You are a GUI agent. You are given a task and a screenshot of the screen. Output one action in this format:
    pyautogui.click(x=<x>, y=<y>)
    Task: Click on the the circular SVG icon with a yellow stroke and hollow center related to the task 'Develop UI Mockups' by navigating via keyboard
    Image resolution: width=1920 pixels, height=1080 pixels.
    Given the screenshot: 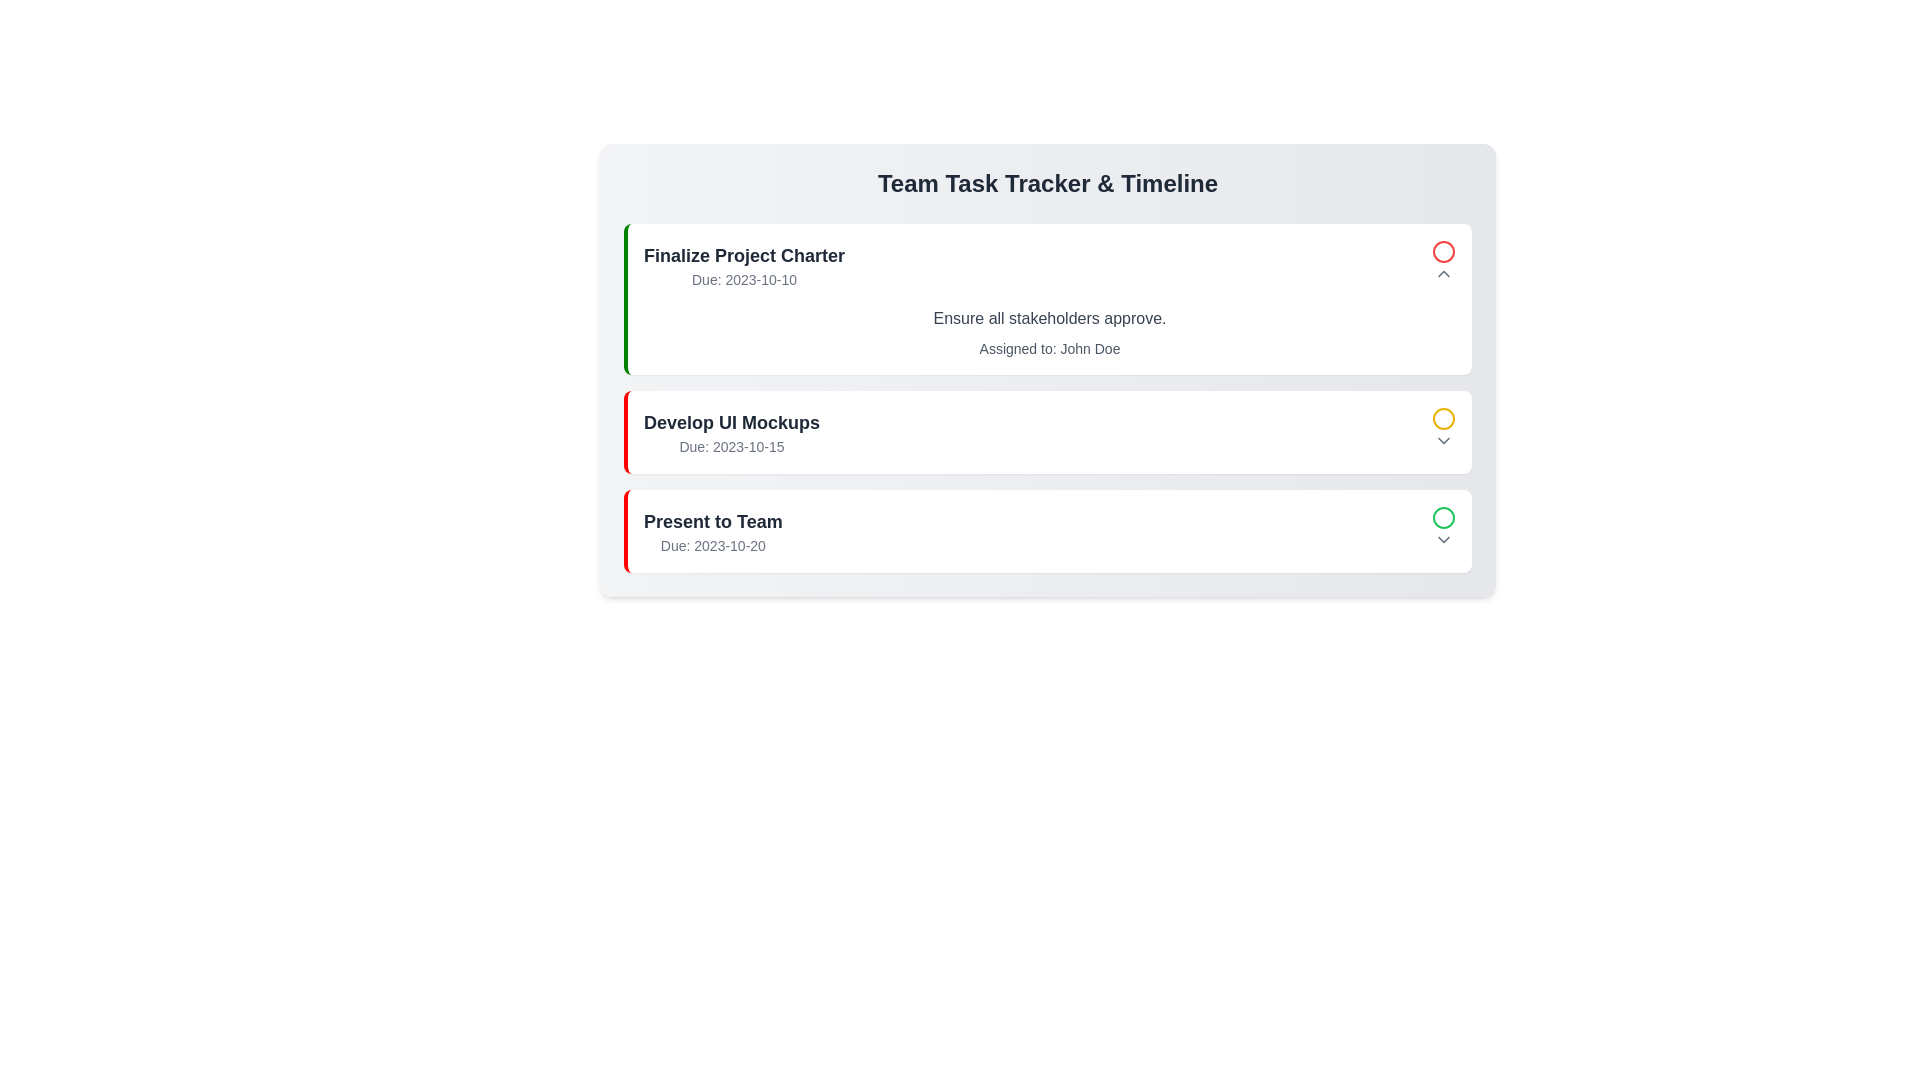 What is the action you would take?
    pyautogui.click(x=1444, y=418)
    